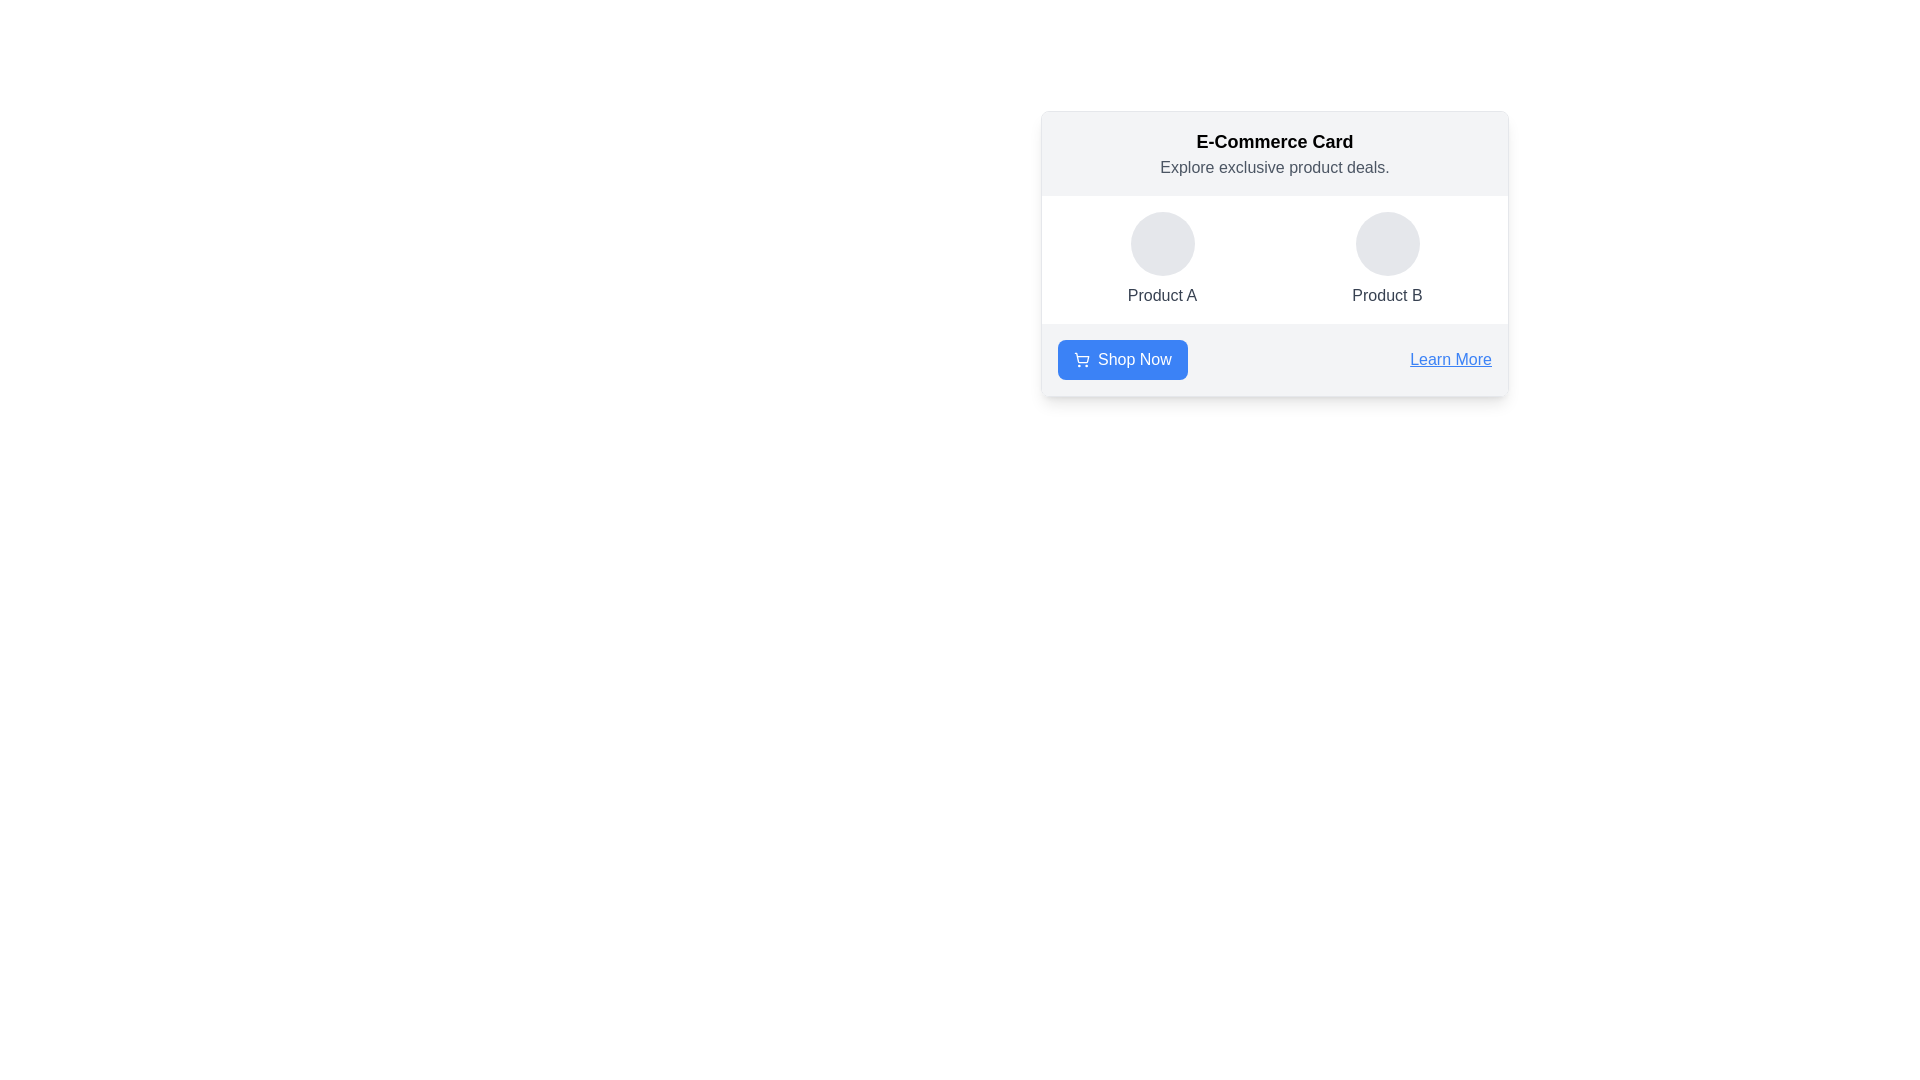 Image resolution: width=1920 pixels, height=1080 pixels. What do you see at coordinates (1386, 296) in the screenshot?
I see `the text label reading 'Product B', which is styled in plain gray text and is positioned below a circular gray icon in a horizontally aligned grid under the header 'E-Commerce Card'` at bounding box center [1386, 296].